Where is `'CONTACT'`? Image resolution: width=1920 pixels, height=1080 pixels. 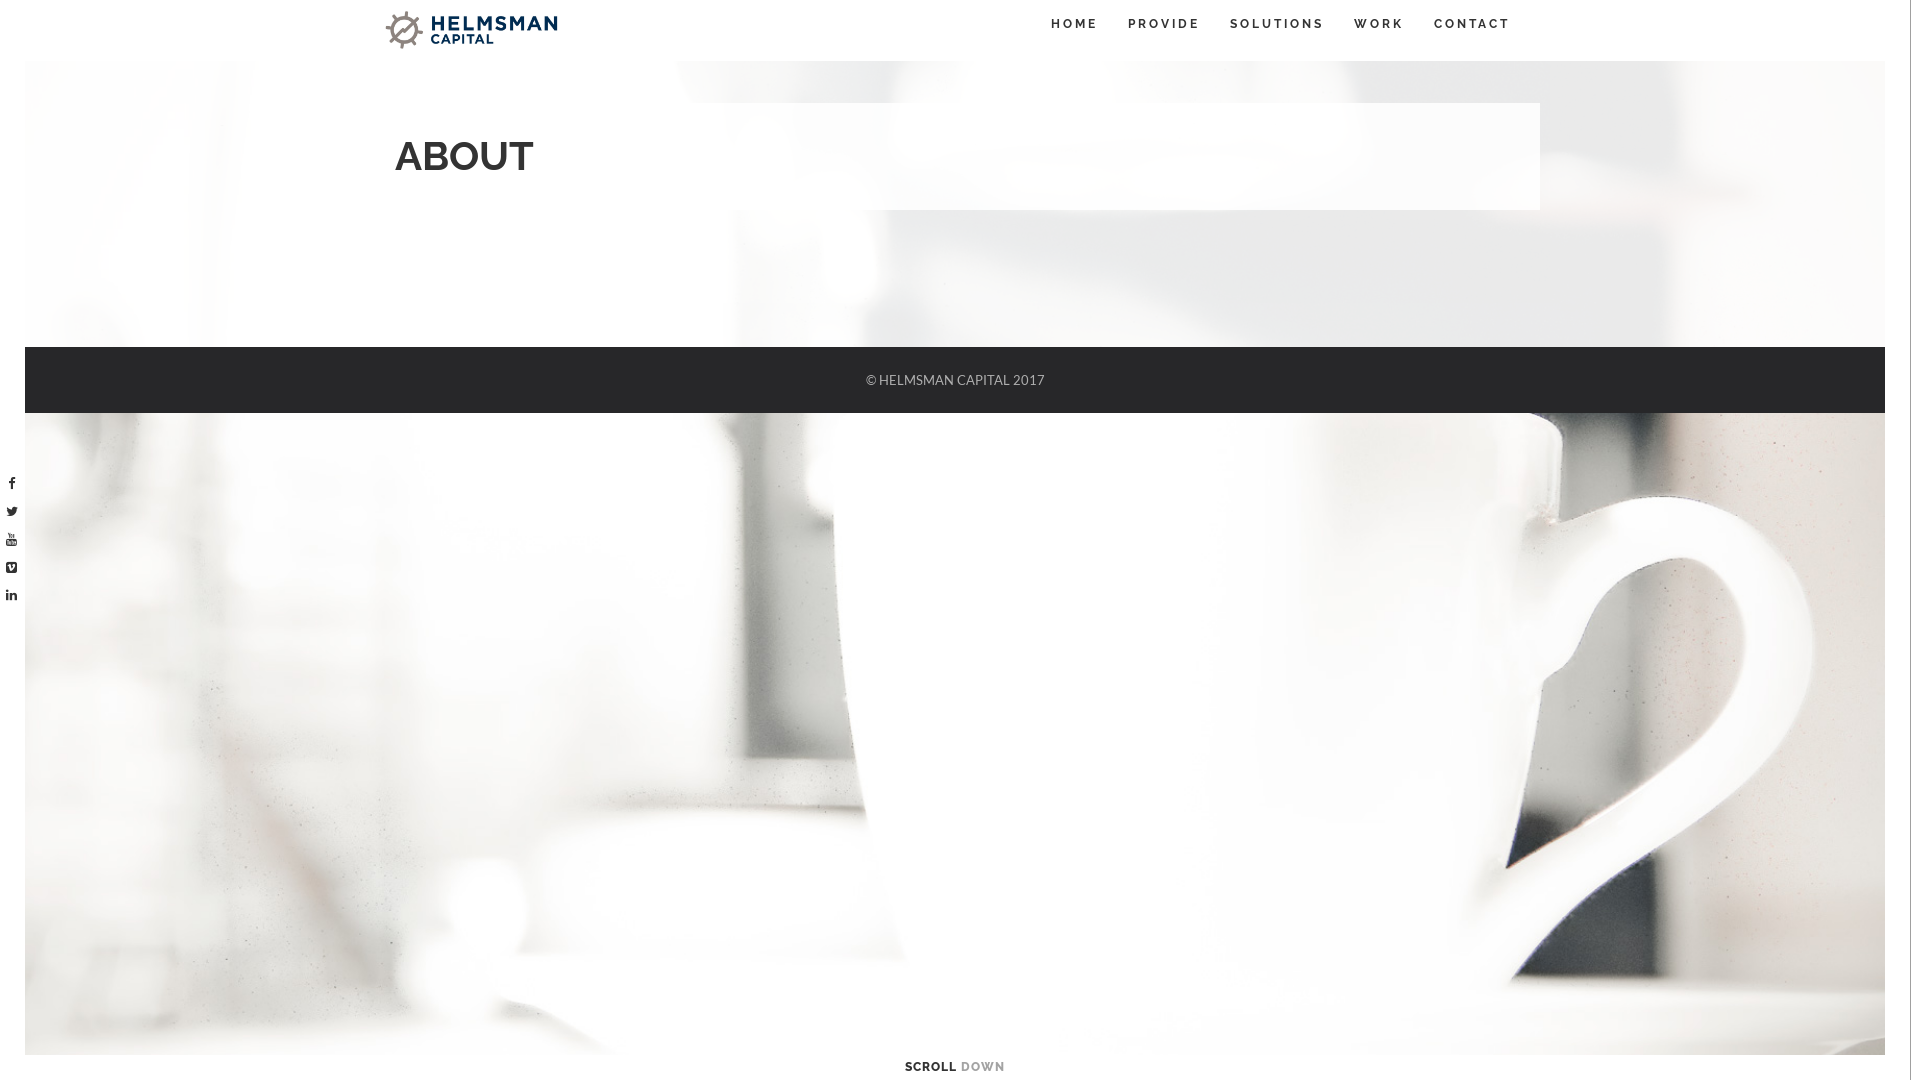 'CONTACT' is located at coordinates (1433, 23).